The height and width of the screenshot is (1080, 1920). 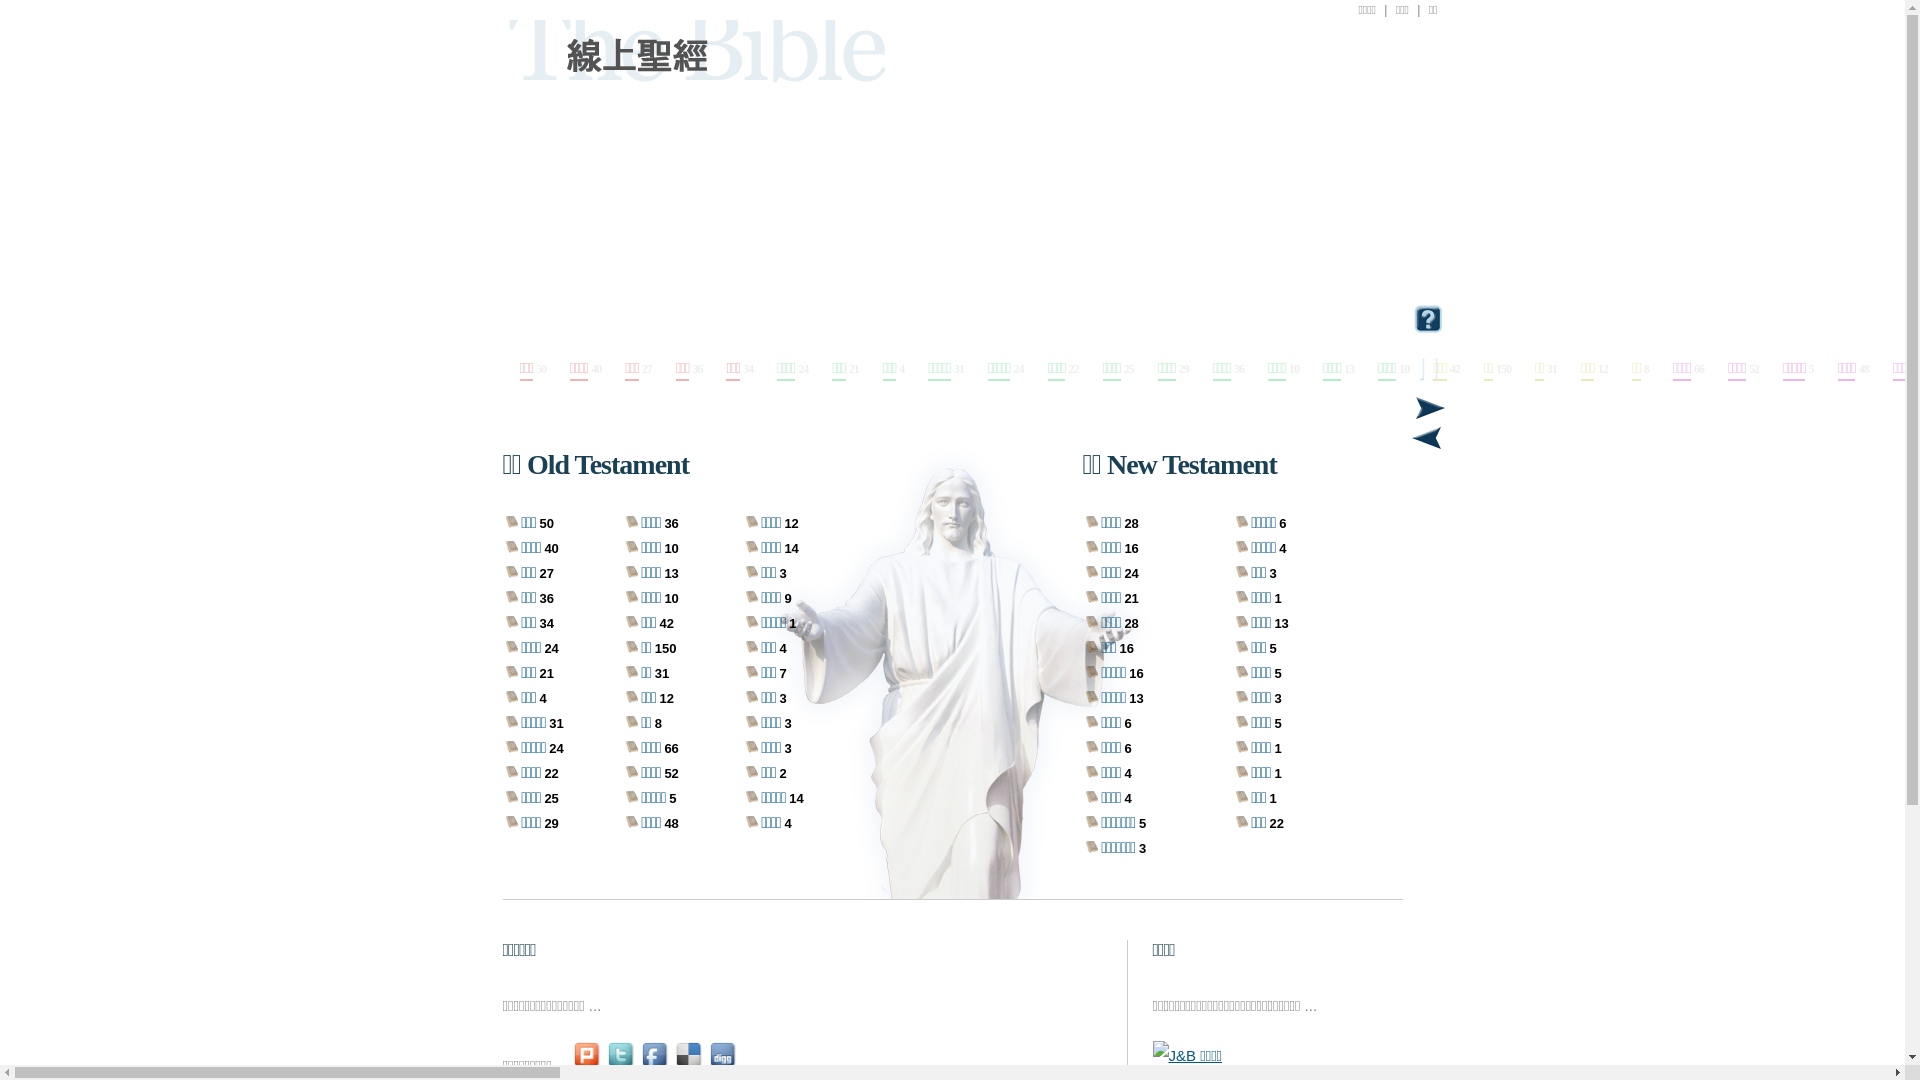 What do you see at coordinates (656, 1064) in the screenshot?
I see `'Facebook'` at bounding box center [656, 1064].